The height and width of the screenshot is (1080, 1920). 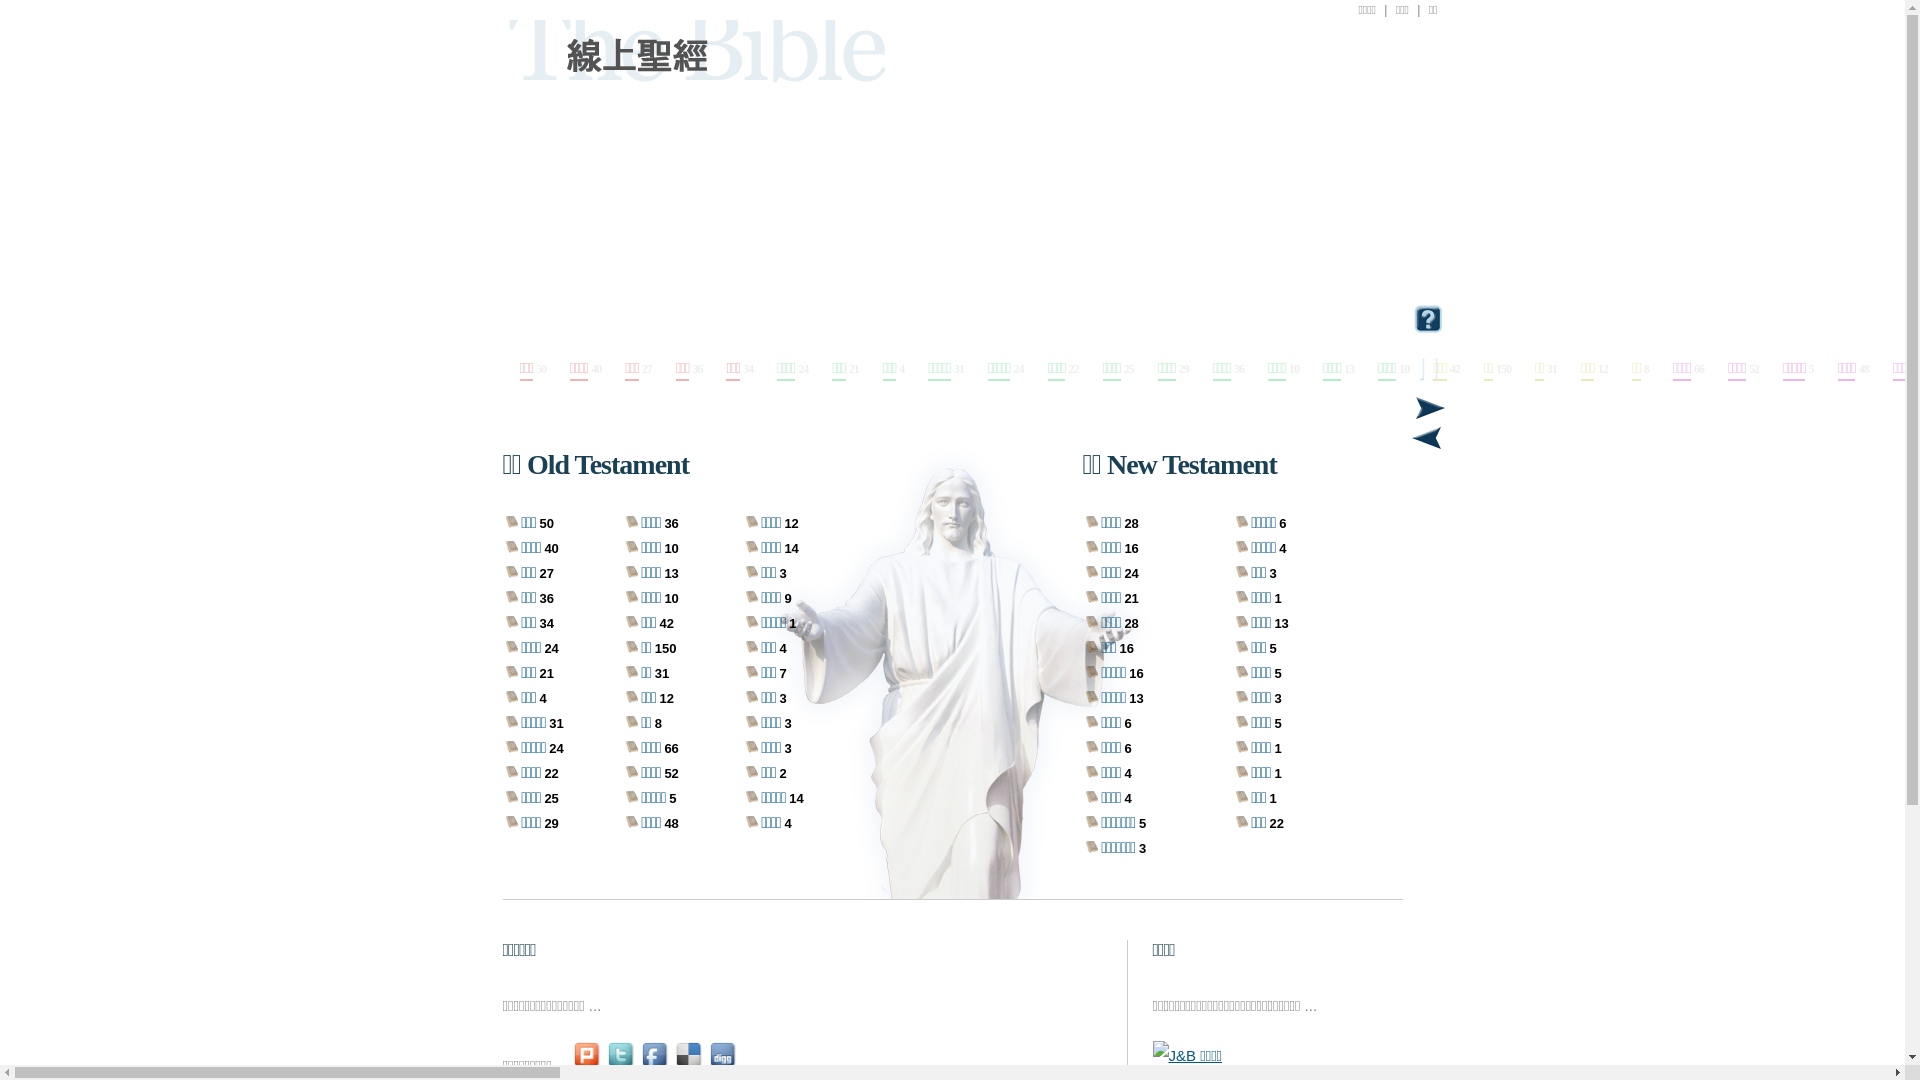 What do you see at coordinates (656, 1064) in the screenshot?
I see `'Facebook'` at bounding box center [656, 1064].